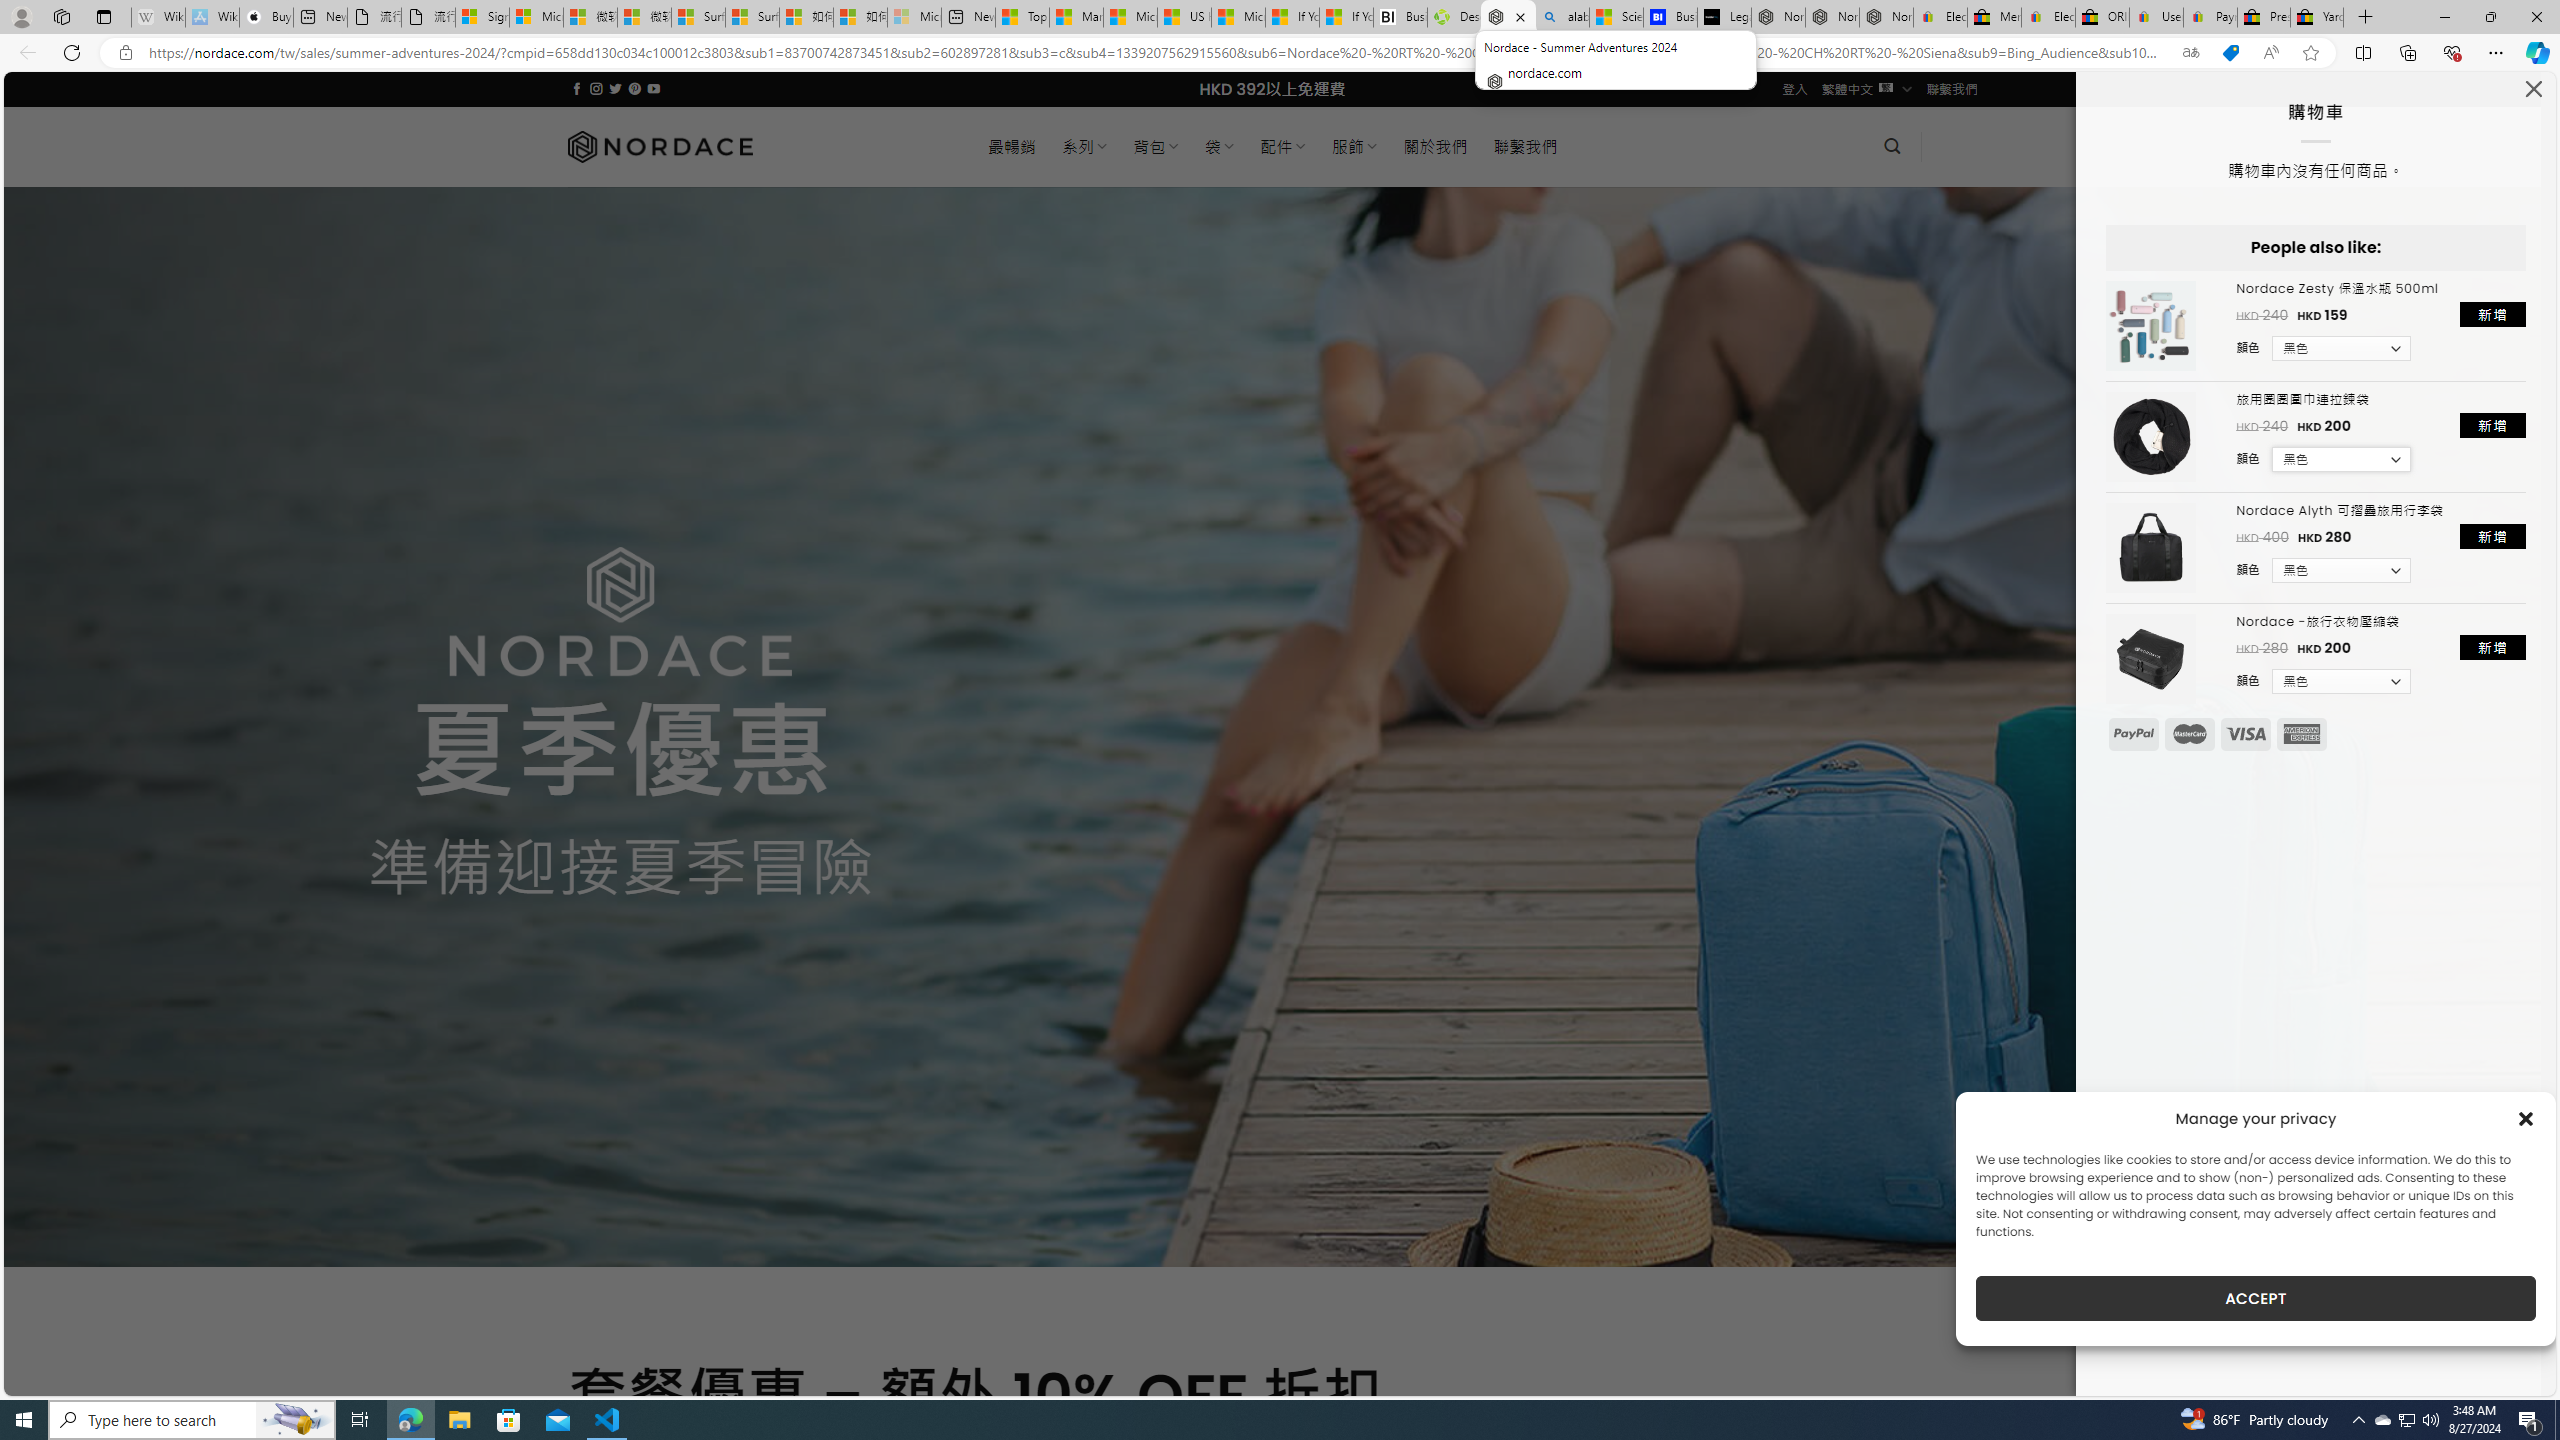  Describe the element at coordinates (535, 16) in the screenshot. I see `'Microsoft Services Agreement'` at that location.